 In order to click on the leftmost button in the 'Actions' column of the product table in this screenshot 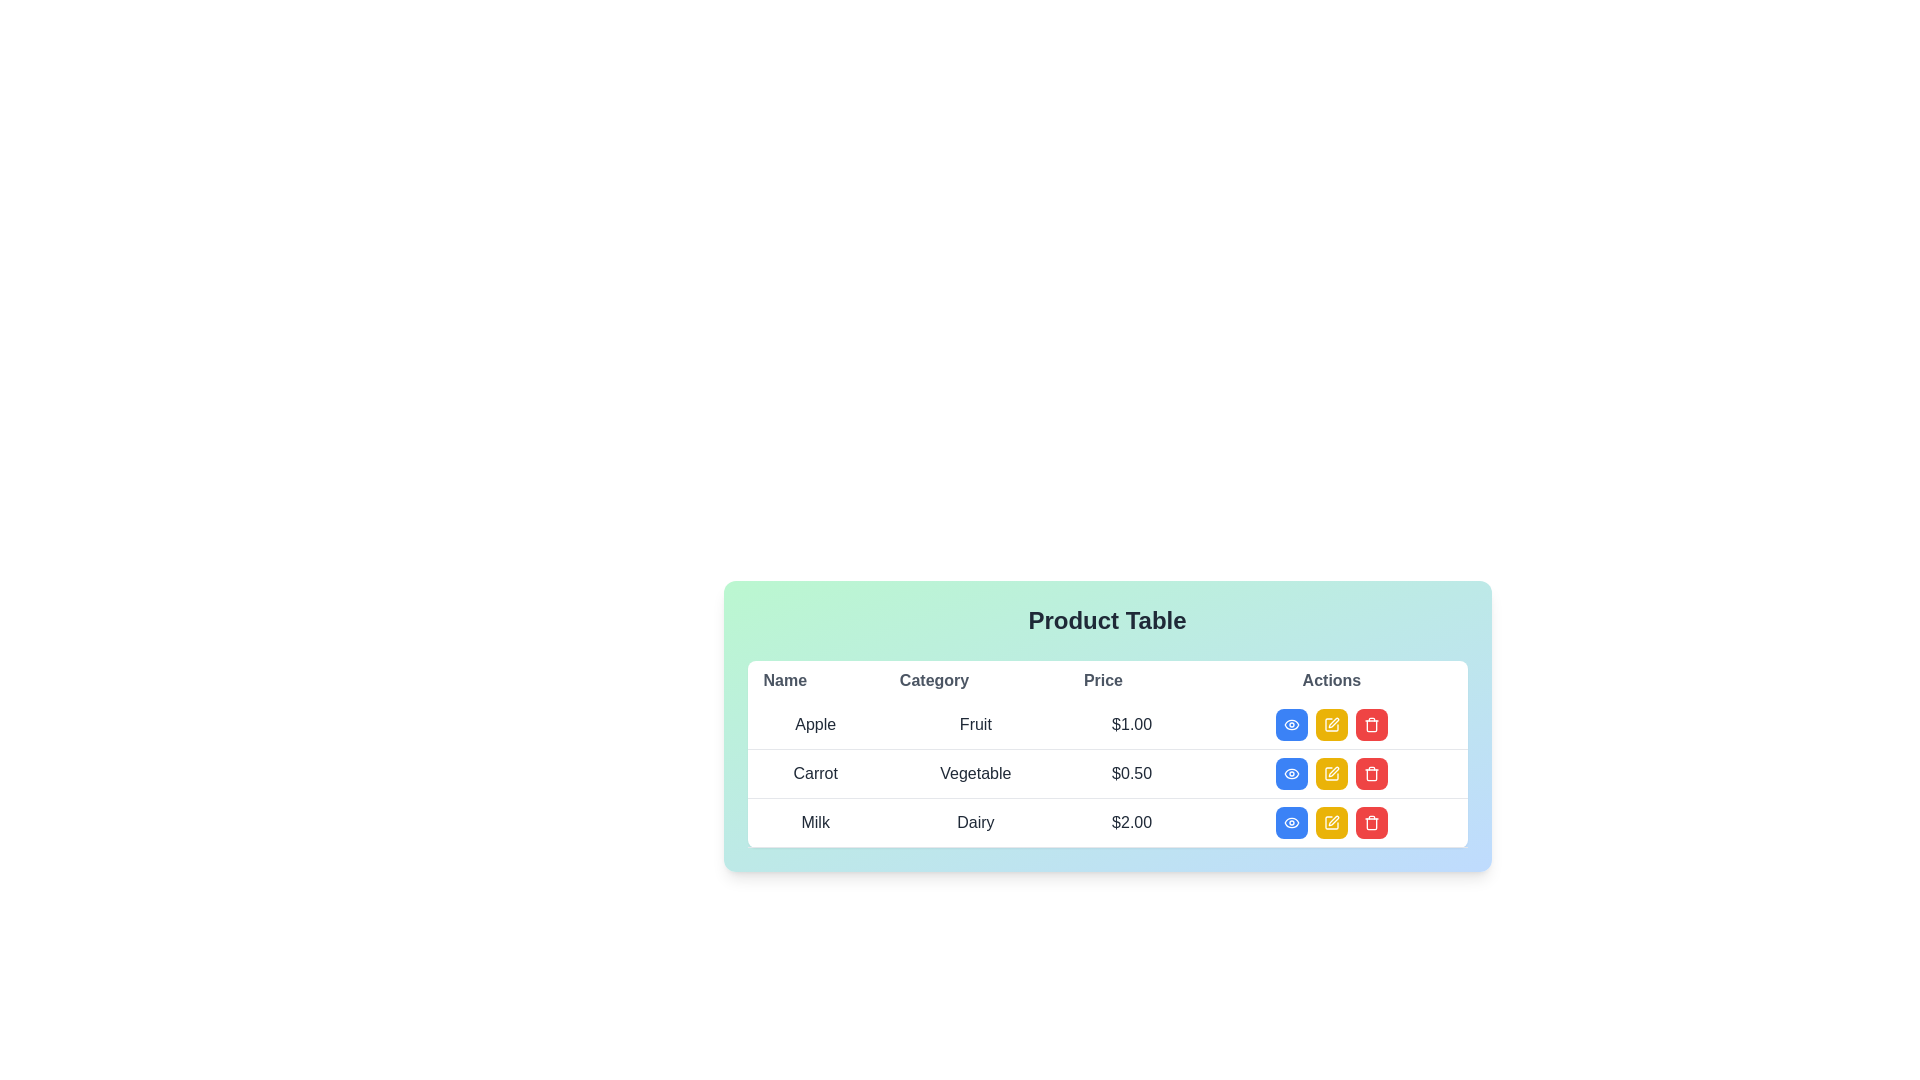, I will do `click(1291, 725)`.